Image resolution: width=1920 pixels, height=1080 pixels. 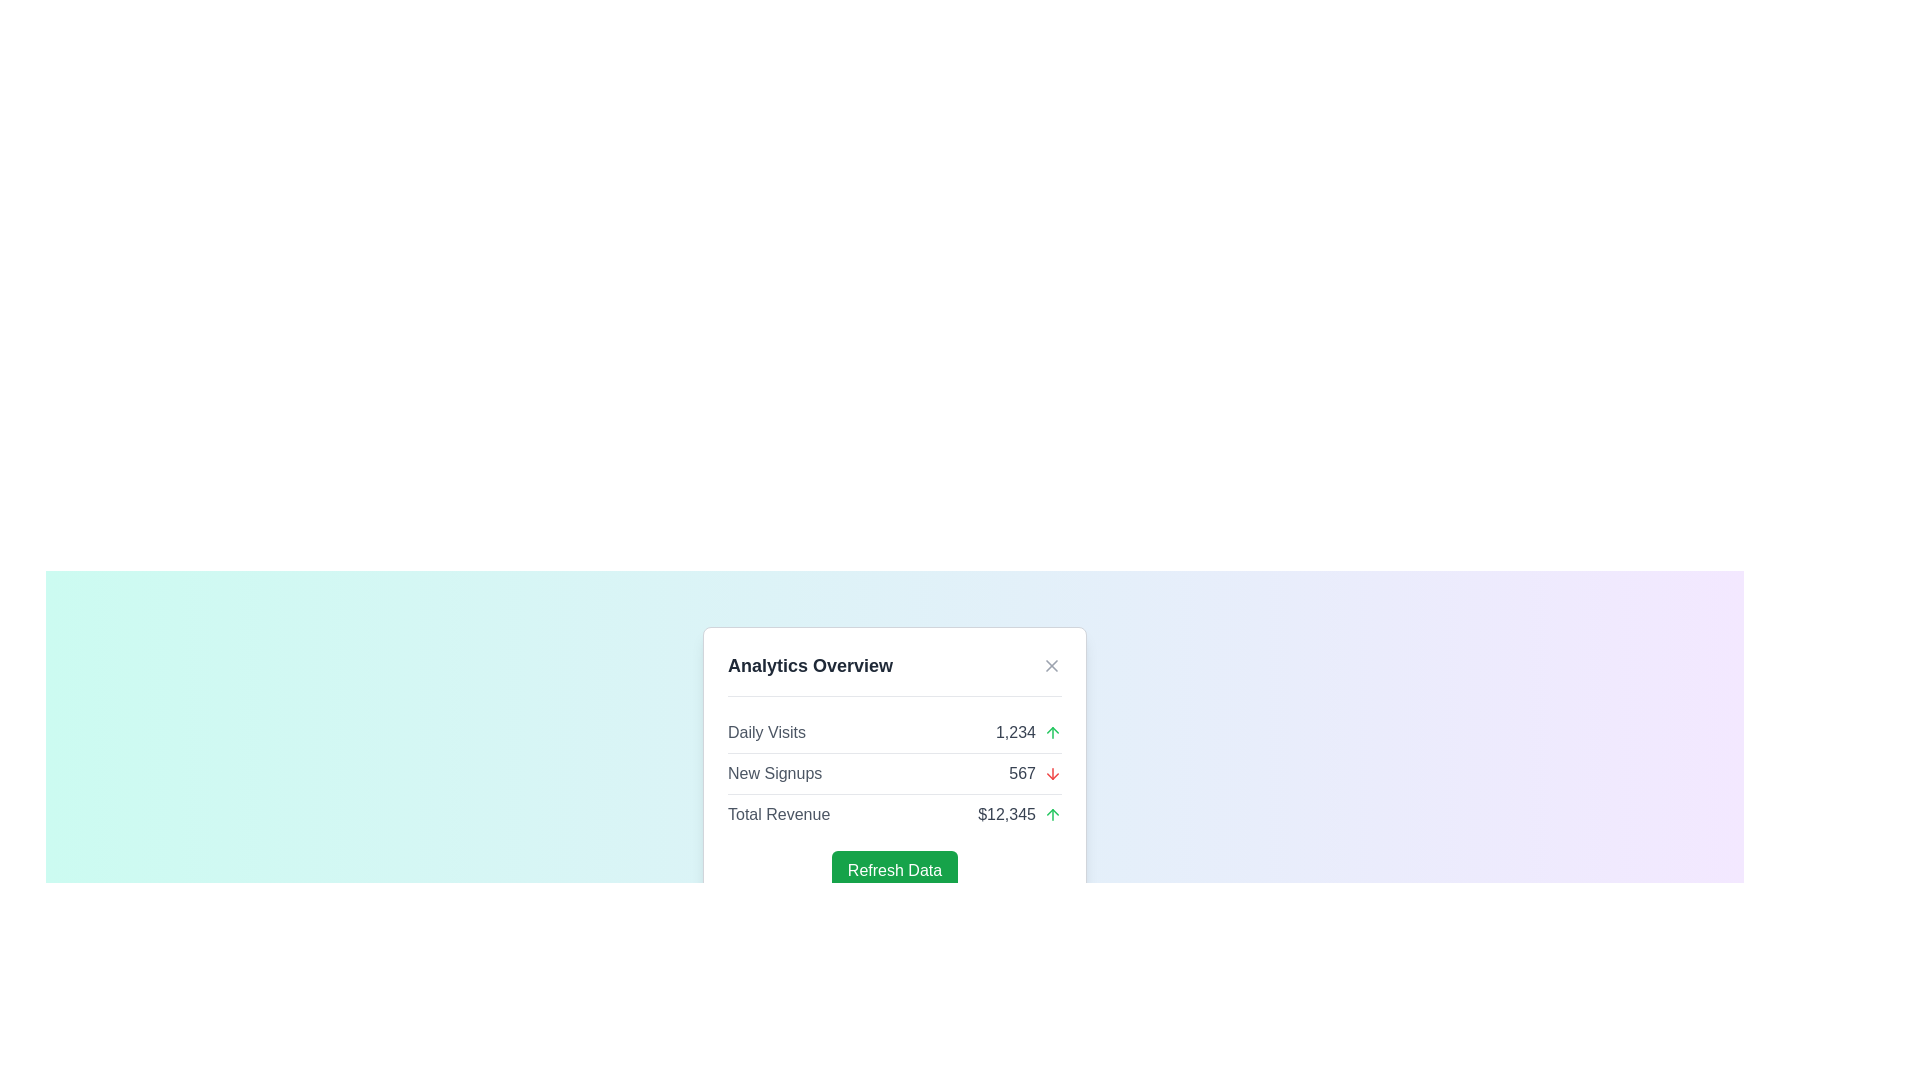 I want to click on the red arrow-down icon located next to the number '567' in the 'Analytics Overview' card layout, so click(x=1051, y=773).